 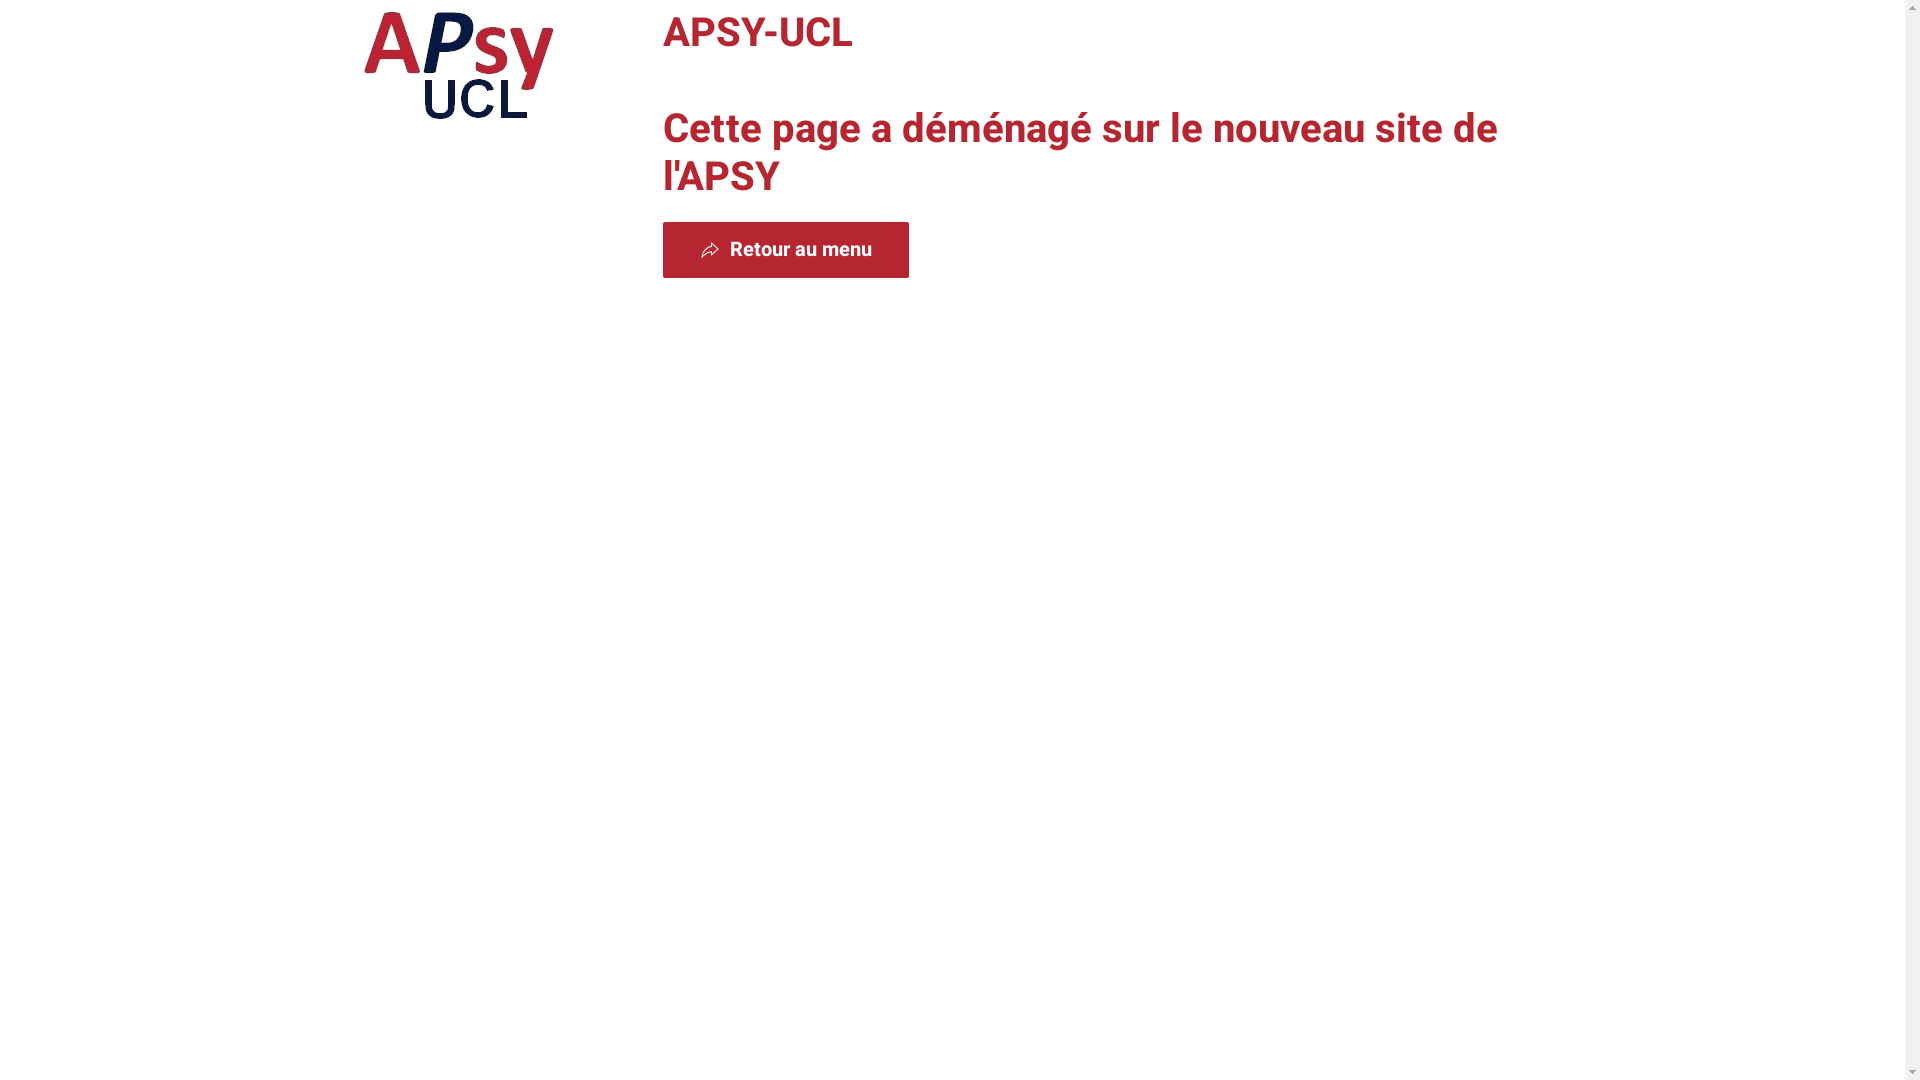 What do you see at coordinates (784, 249) in the screenshot?
I see `'Retour au menu'` at bounding box center [784, 249].